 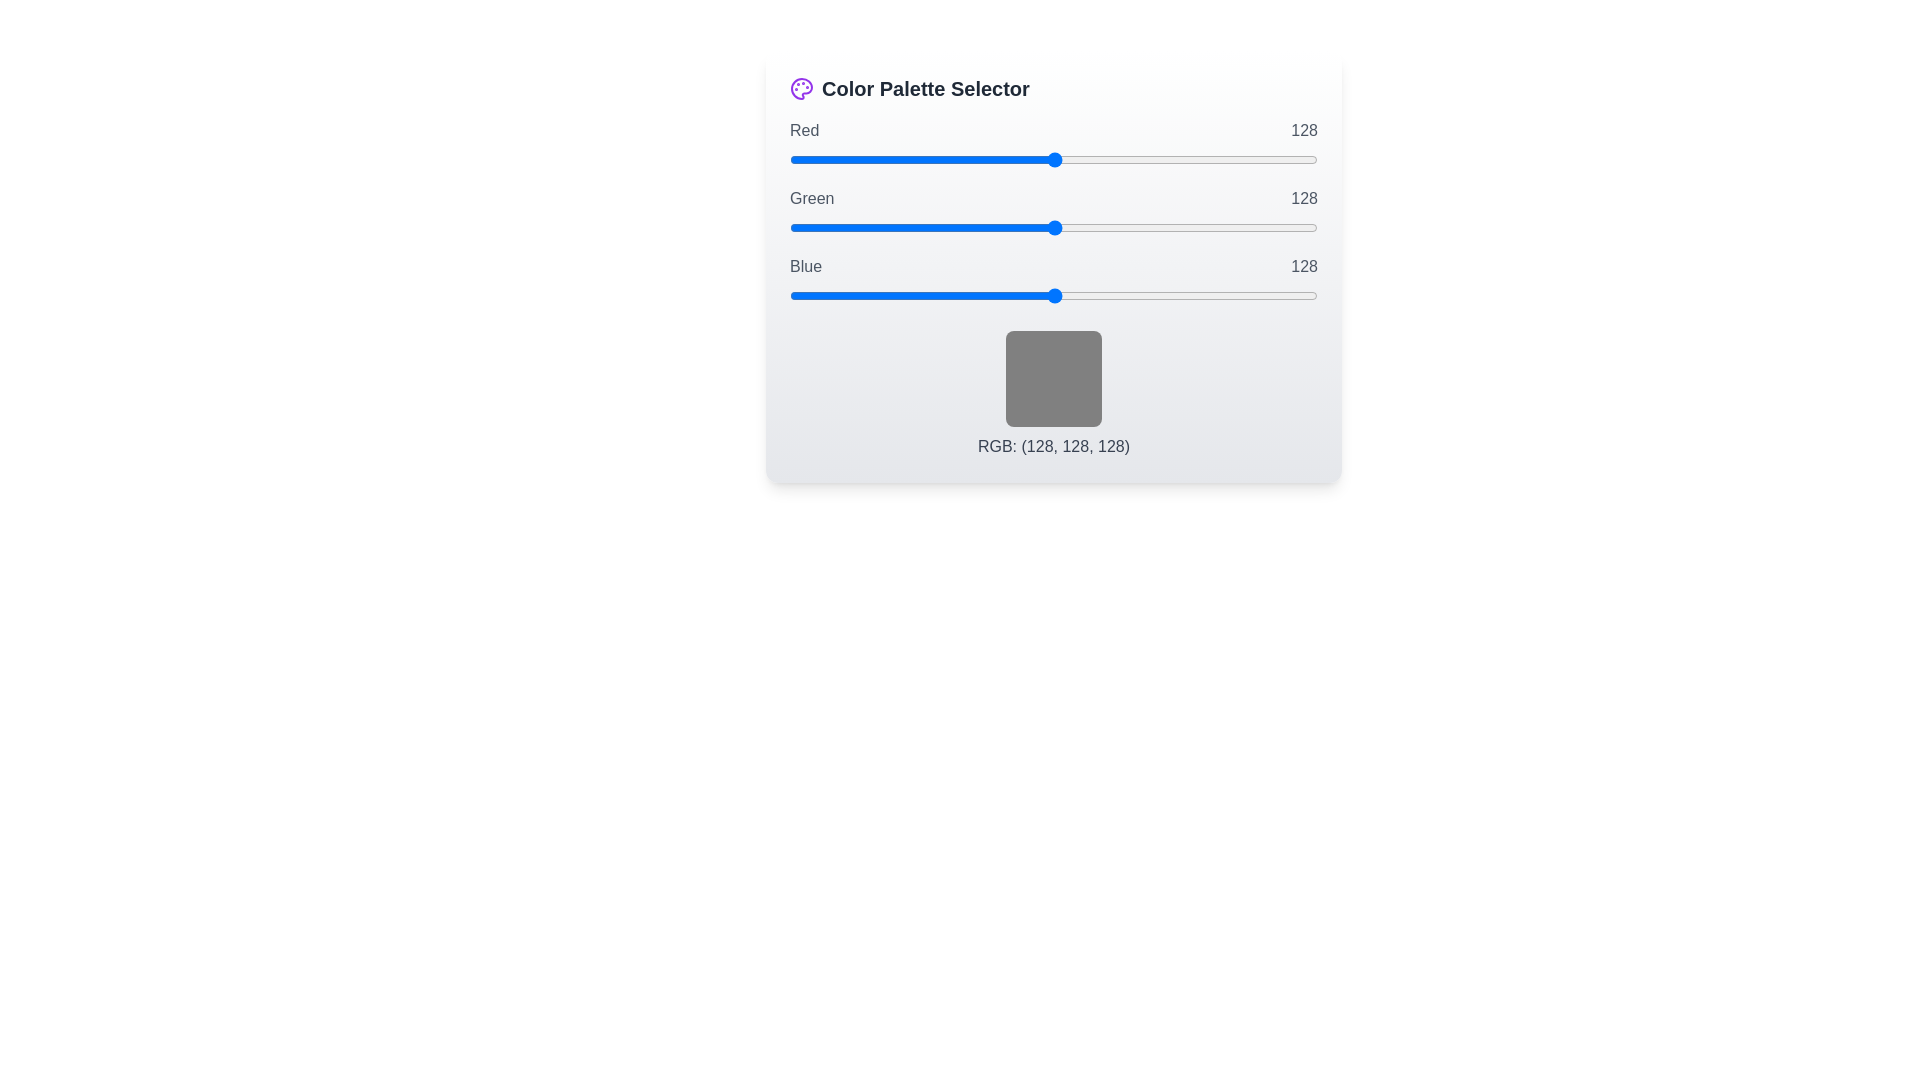 What do you see at coordinates (1053, 158) in the screenshot?
I see `the 0 slider to 122 to observe the color preview box update` at bounding box center [1053, 158].